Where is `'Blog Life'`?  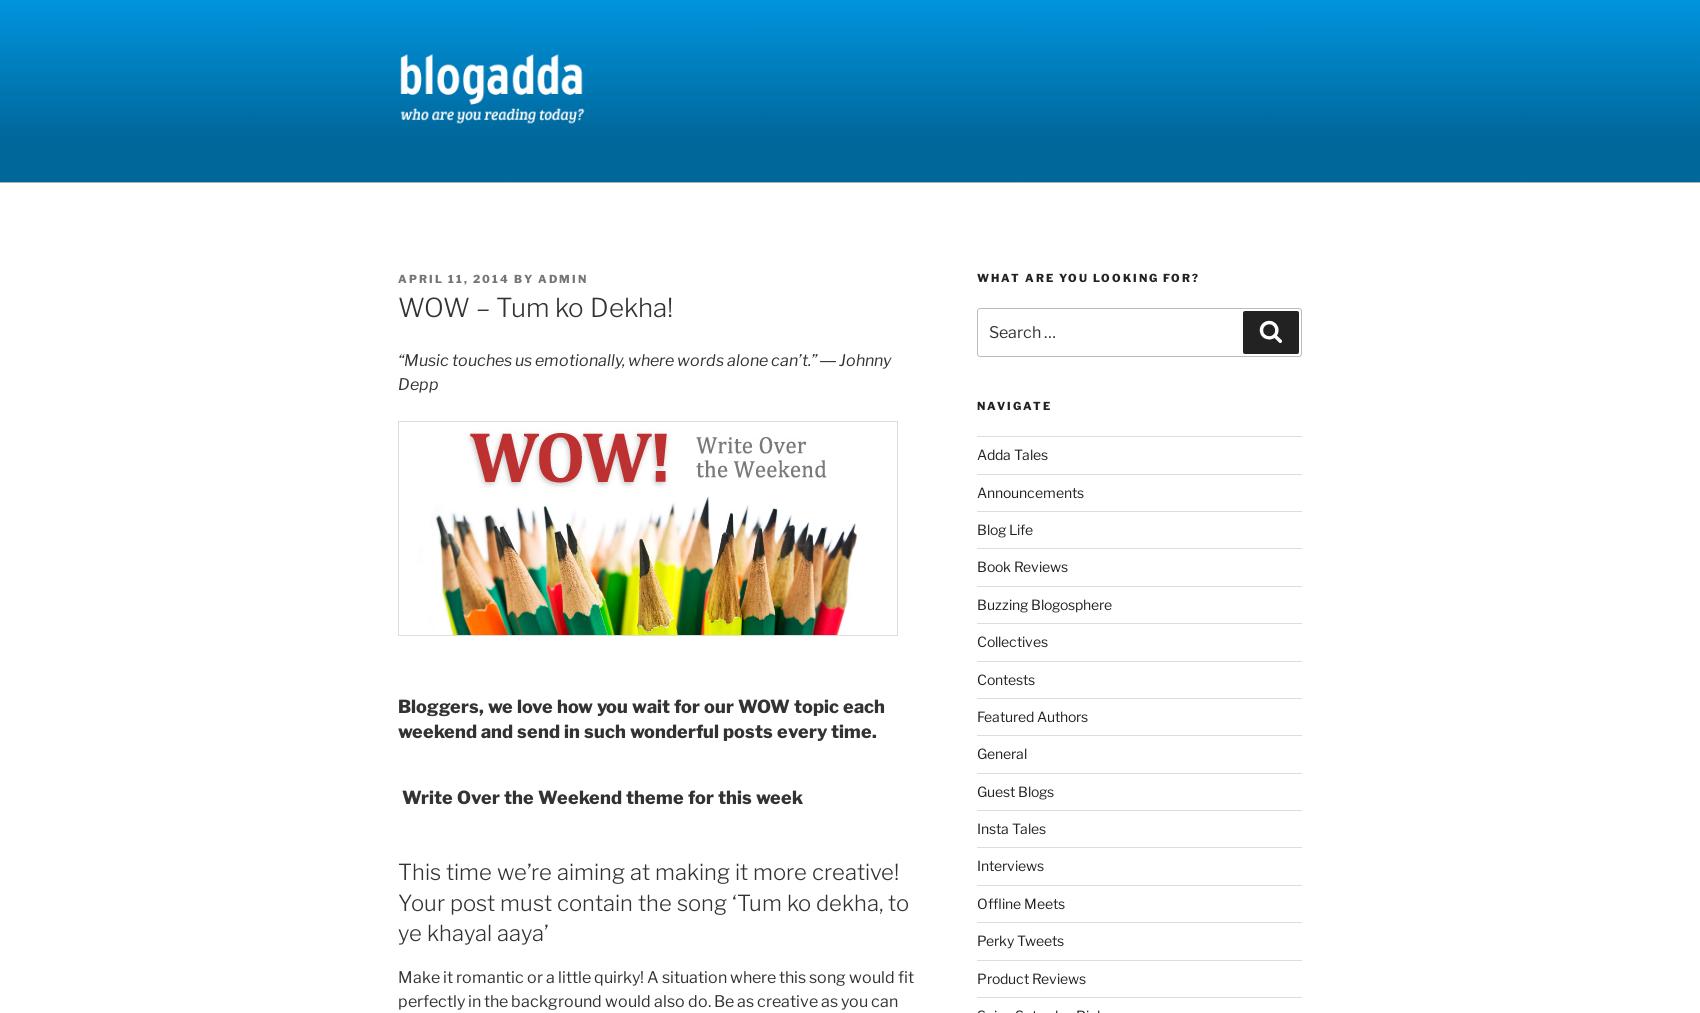 'Blog Life' is located at coordinates (1003, 528).